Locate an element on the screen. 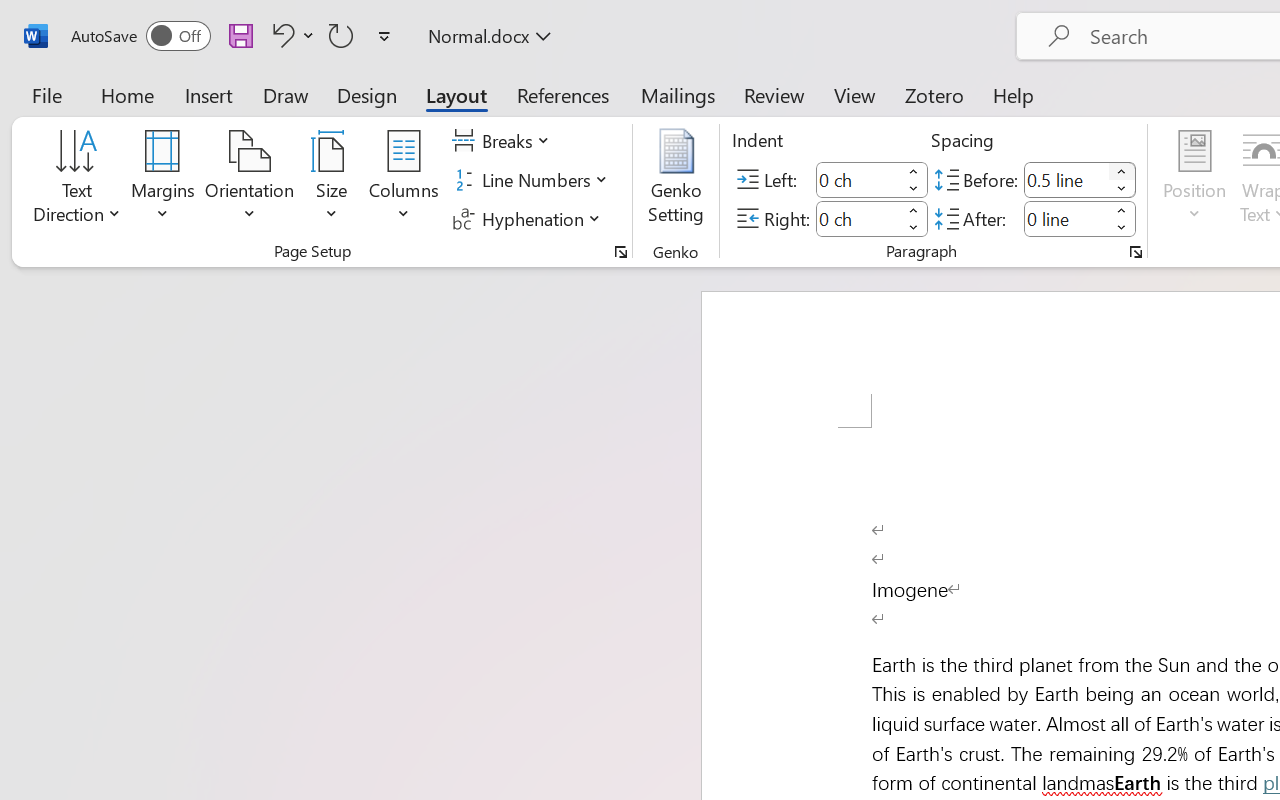  'Spacing After' is located at coordinates (1065, 218).